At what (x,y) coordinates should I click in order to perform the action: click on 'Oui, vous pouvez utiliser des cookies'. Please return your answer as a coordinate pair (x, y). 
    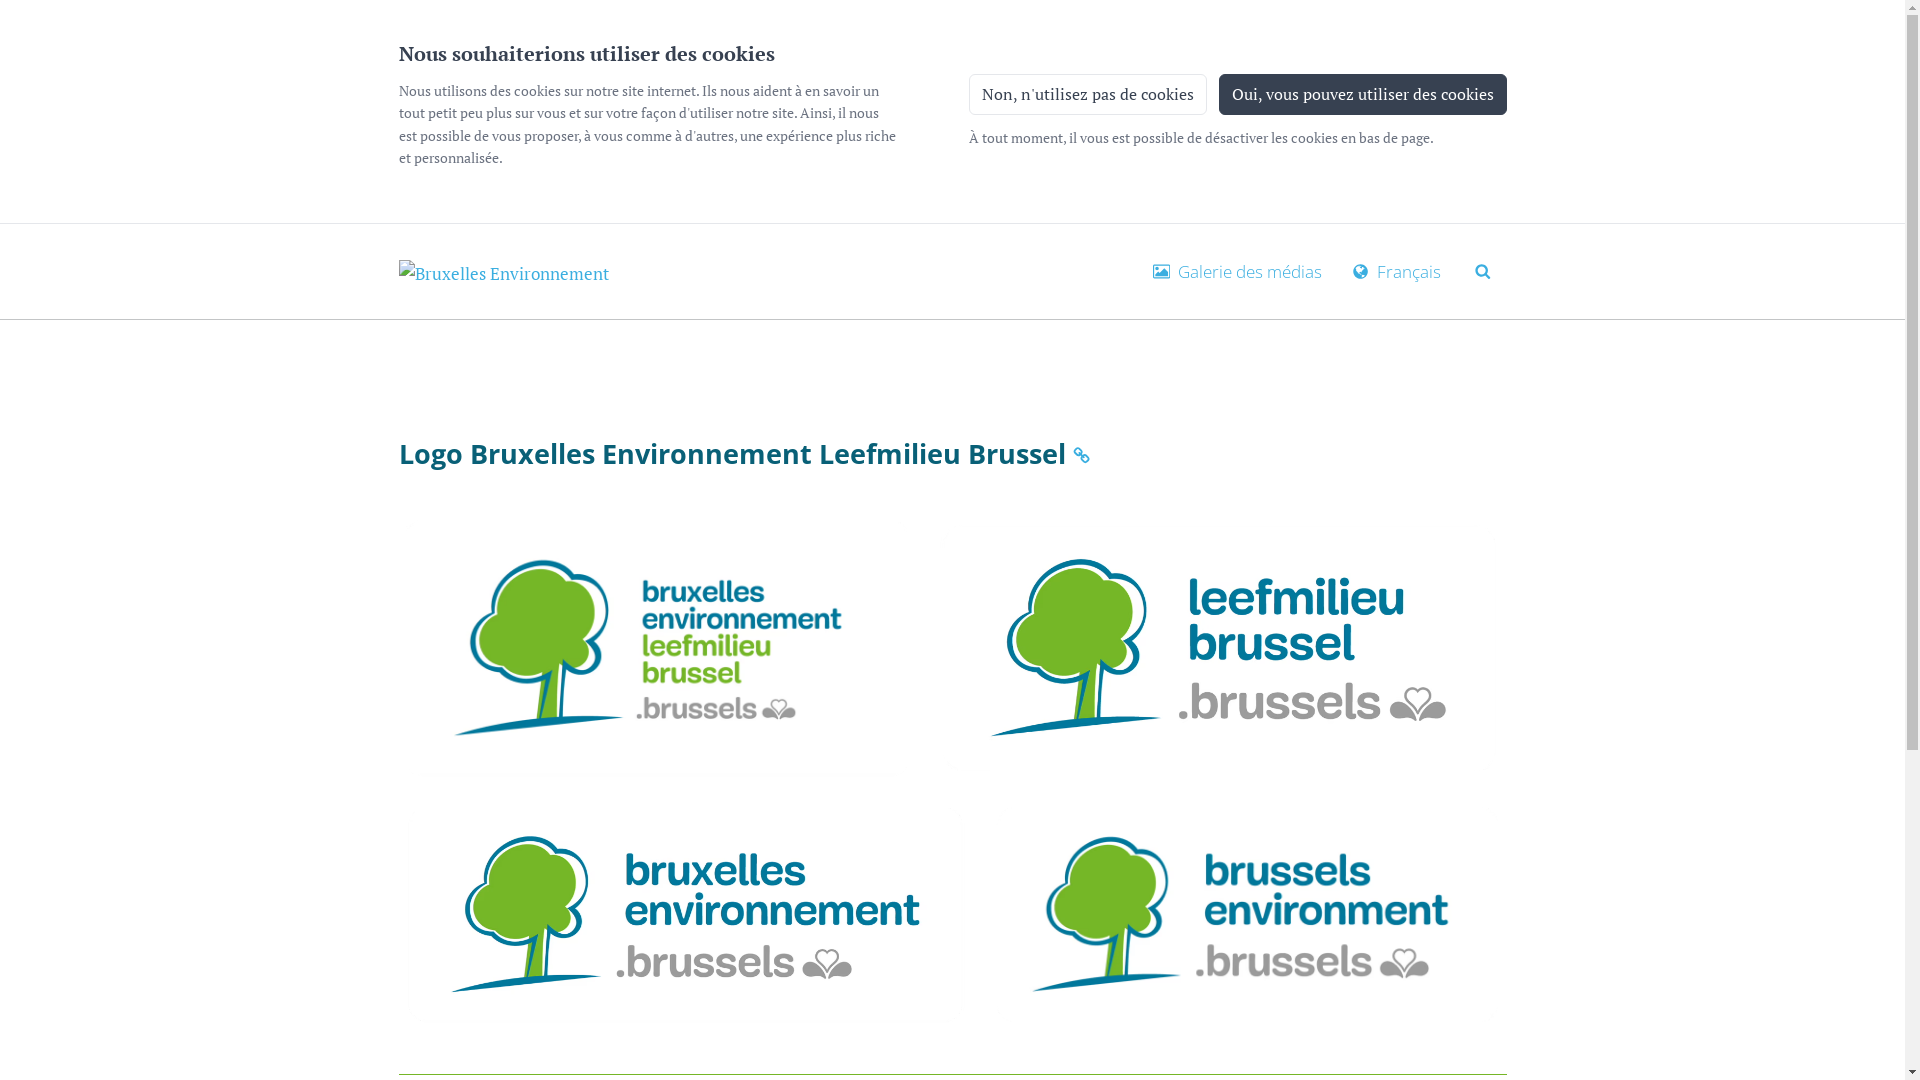
    Looking at the image, I should click on (1361, 93).